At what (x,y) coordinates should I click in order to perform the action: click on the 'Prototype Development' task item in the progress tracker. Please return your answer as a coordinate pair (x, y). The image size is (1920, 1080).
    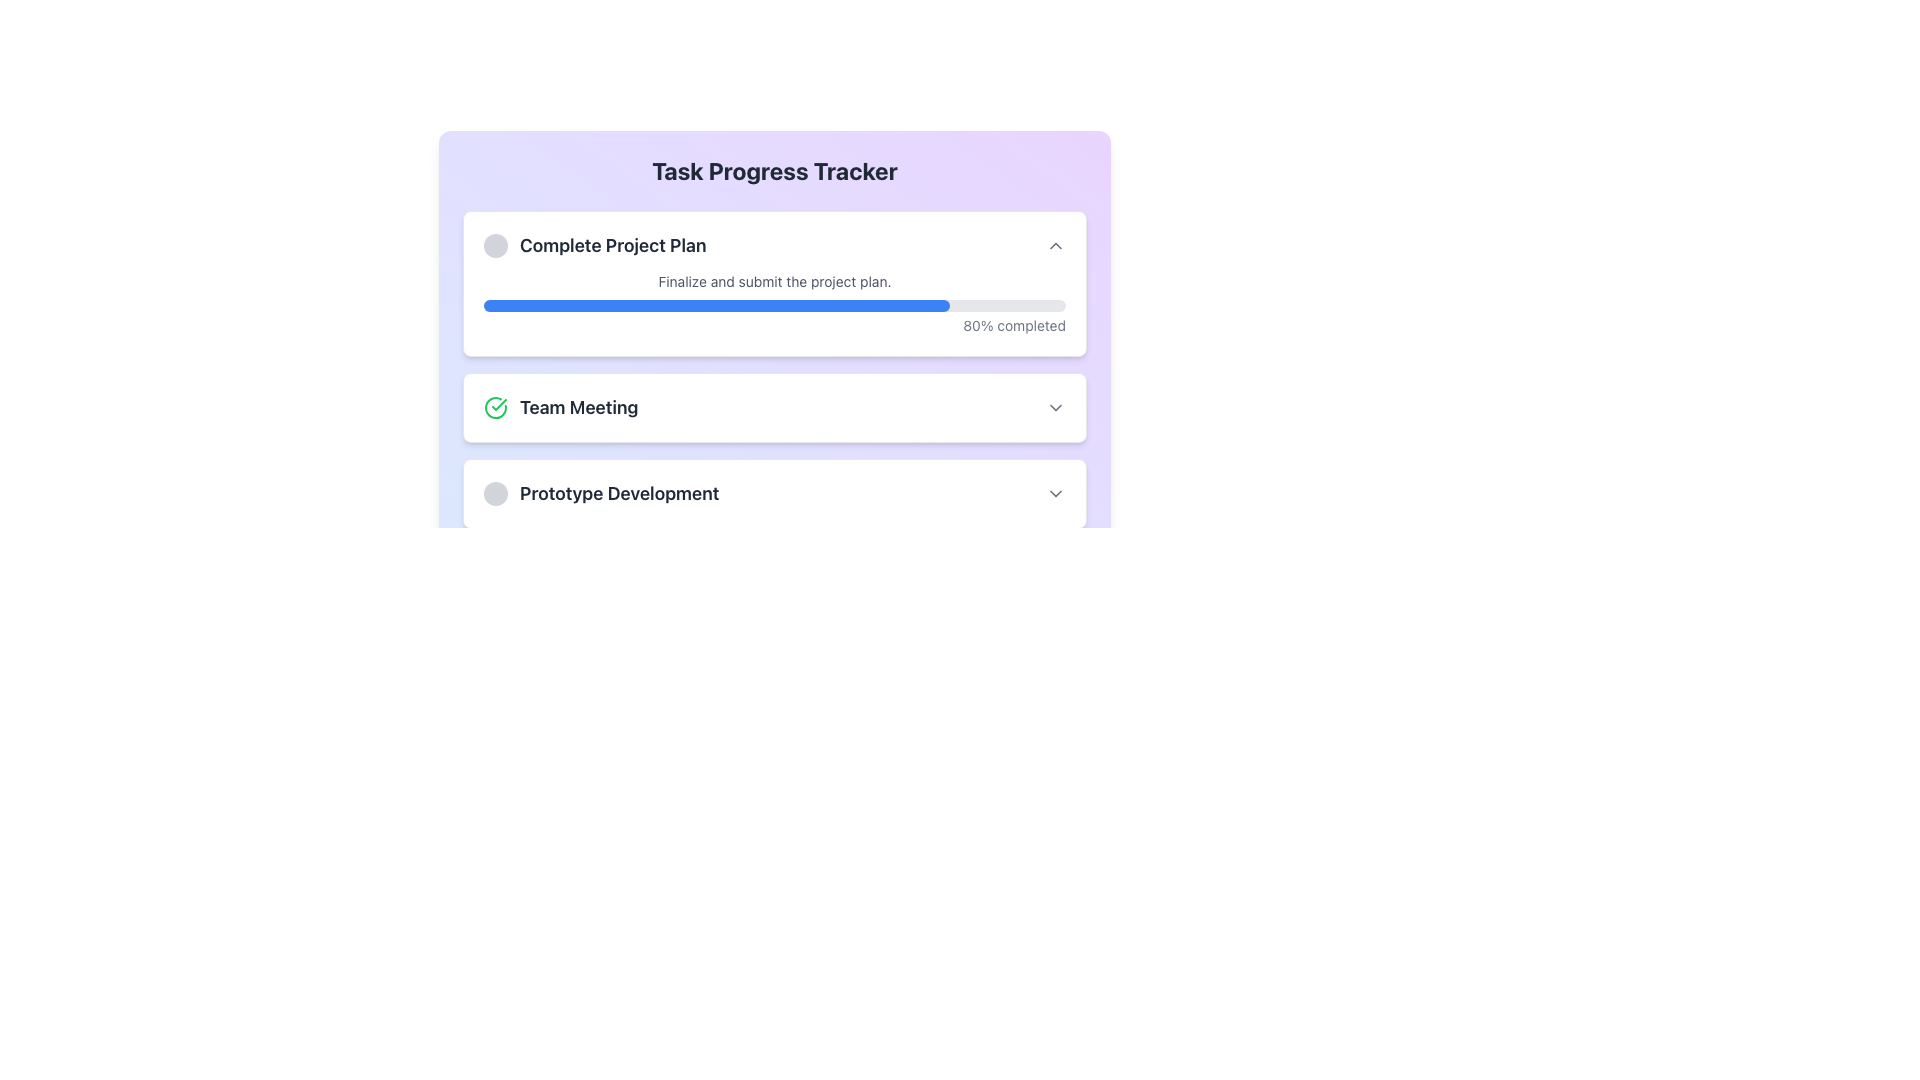
    Looking at the image, I should click on (773, 493).